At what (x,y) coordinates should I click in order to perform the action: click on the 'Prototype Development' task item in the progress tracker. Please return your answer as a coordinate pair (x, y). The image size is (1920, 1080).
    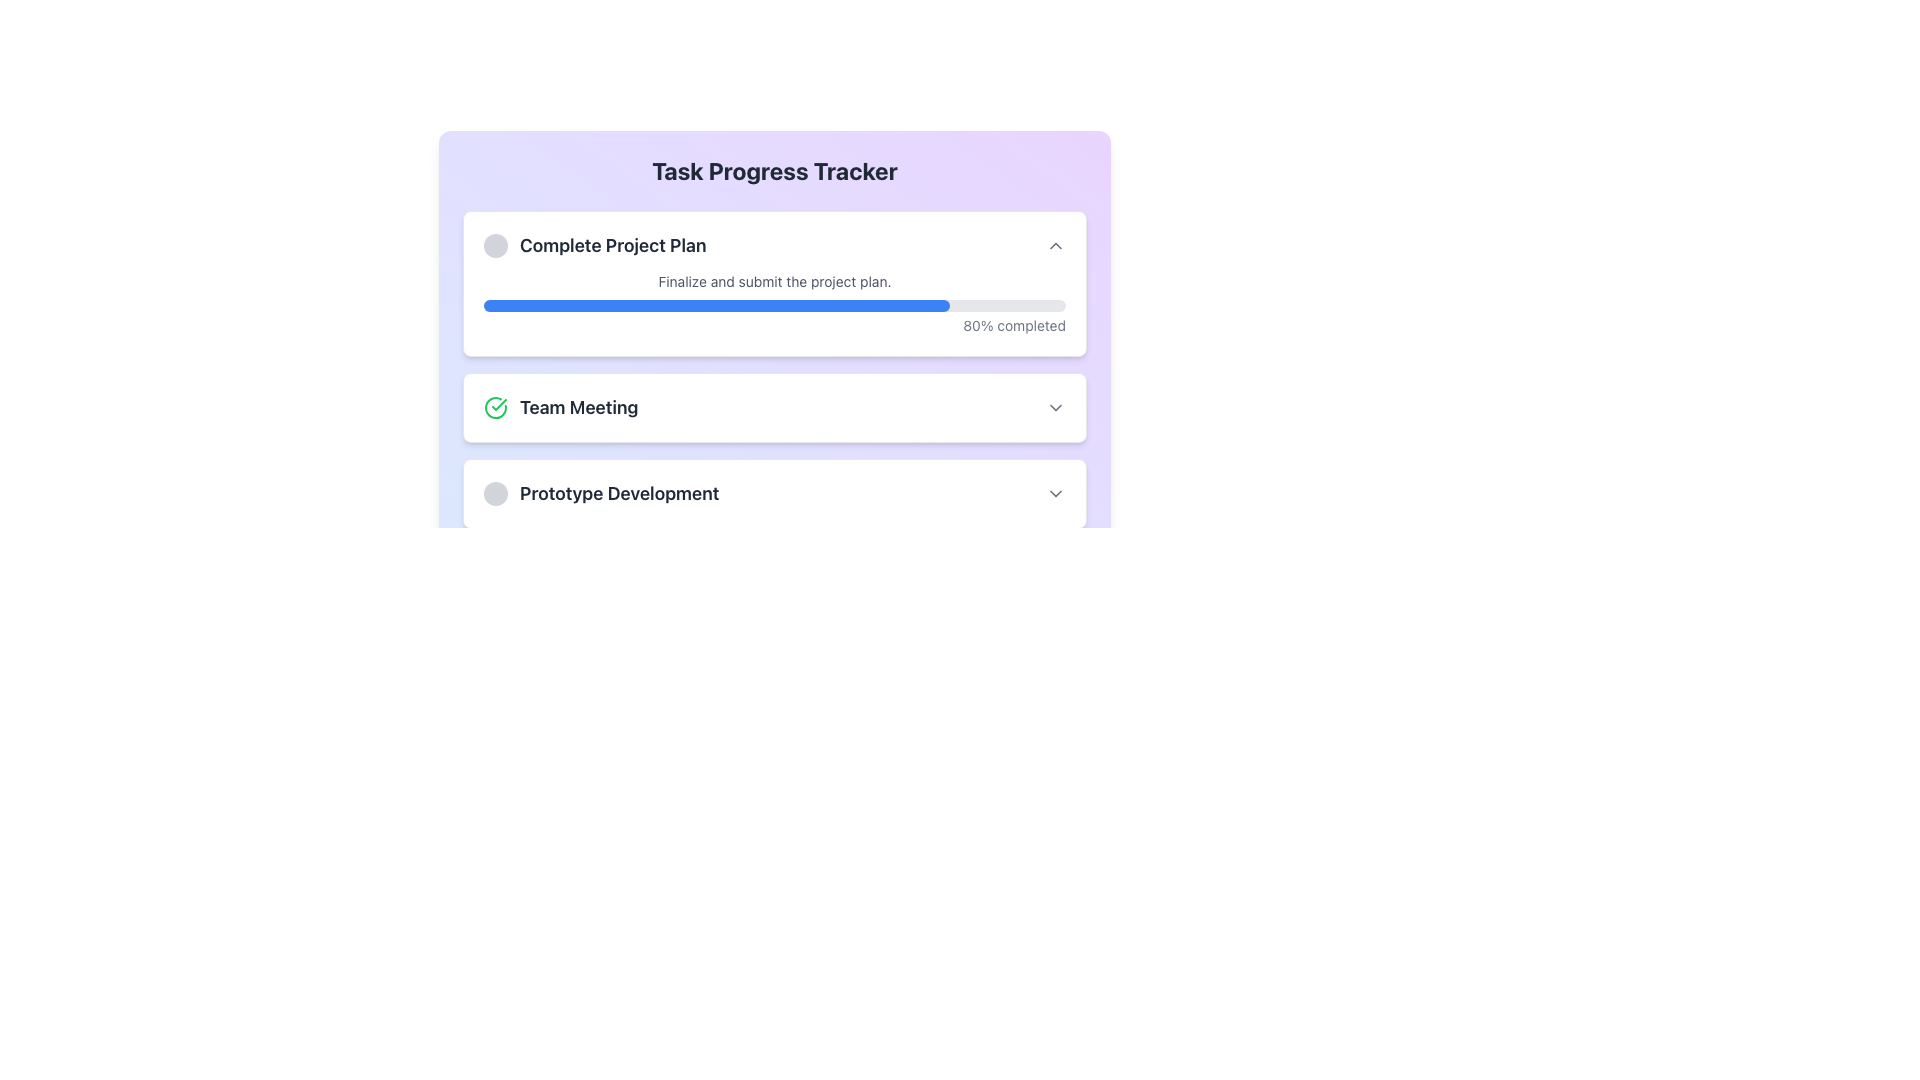
    Looking at the image, I should click on (773, 493).